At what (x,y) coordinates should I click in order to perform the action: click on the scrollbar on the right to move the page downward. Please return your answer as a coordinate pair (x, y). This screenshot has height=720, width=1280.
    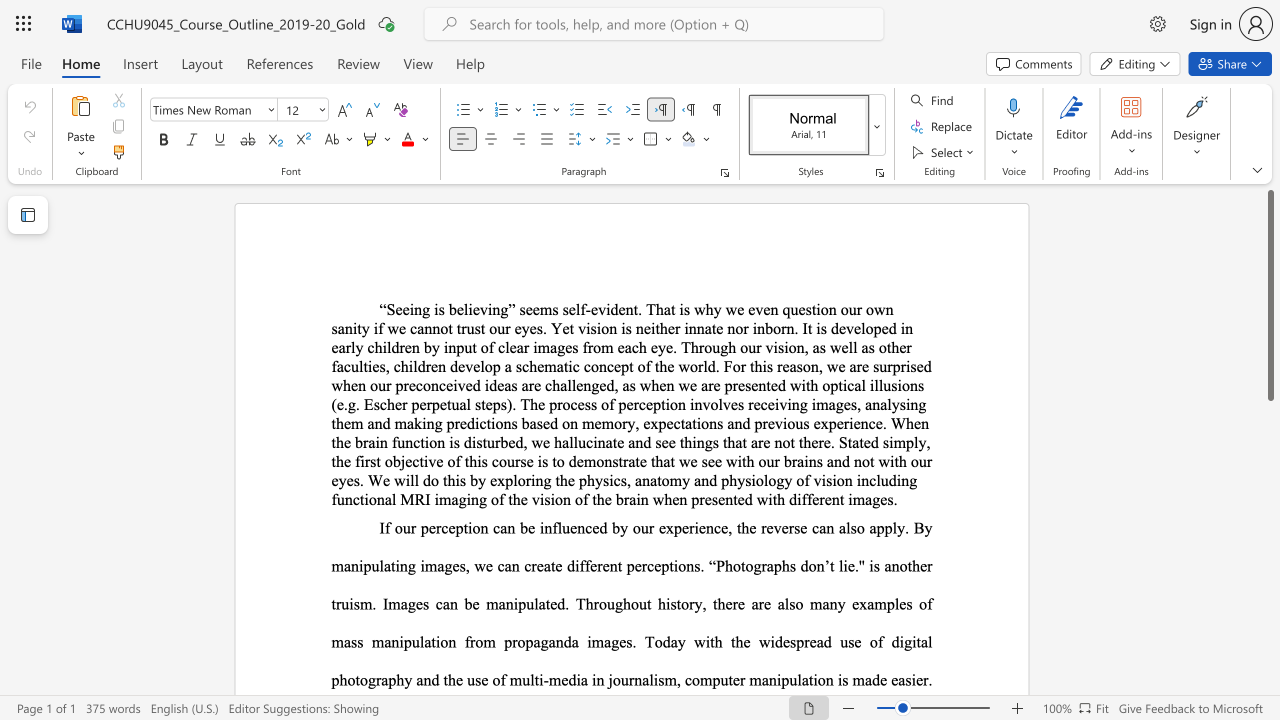
    Looking at the image, I should click on (1269, 670).